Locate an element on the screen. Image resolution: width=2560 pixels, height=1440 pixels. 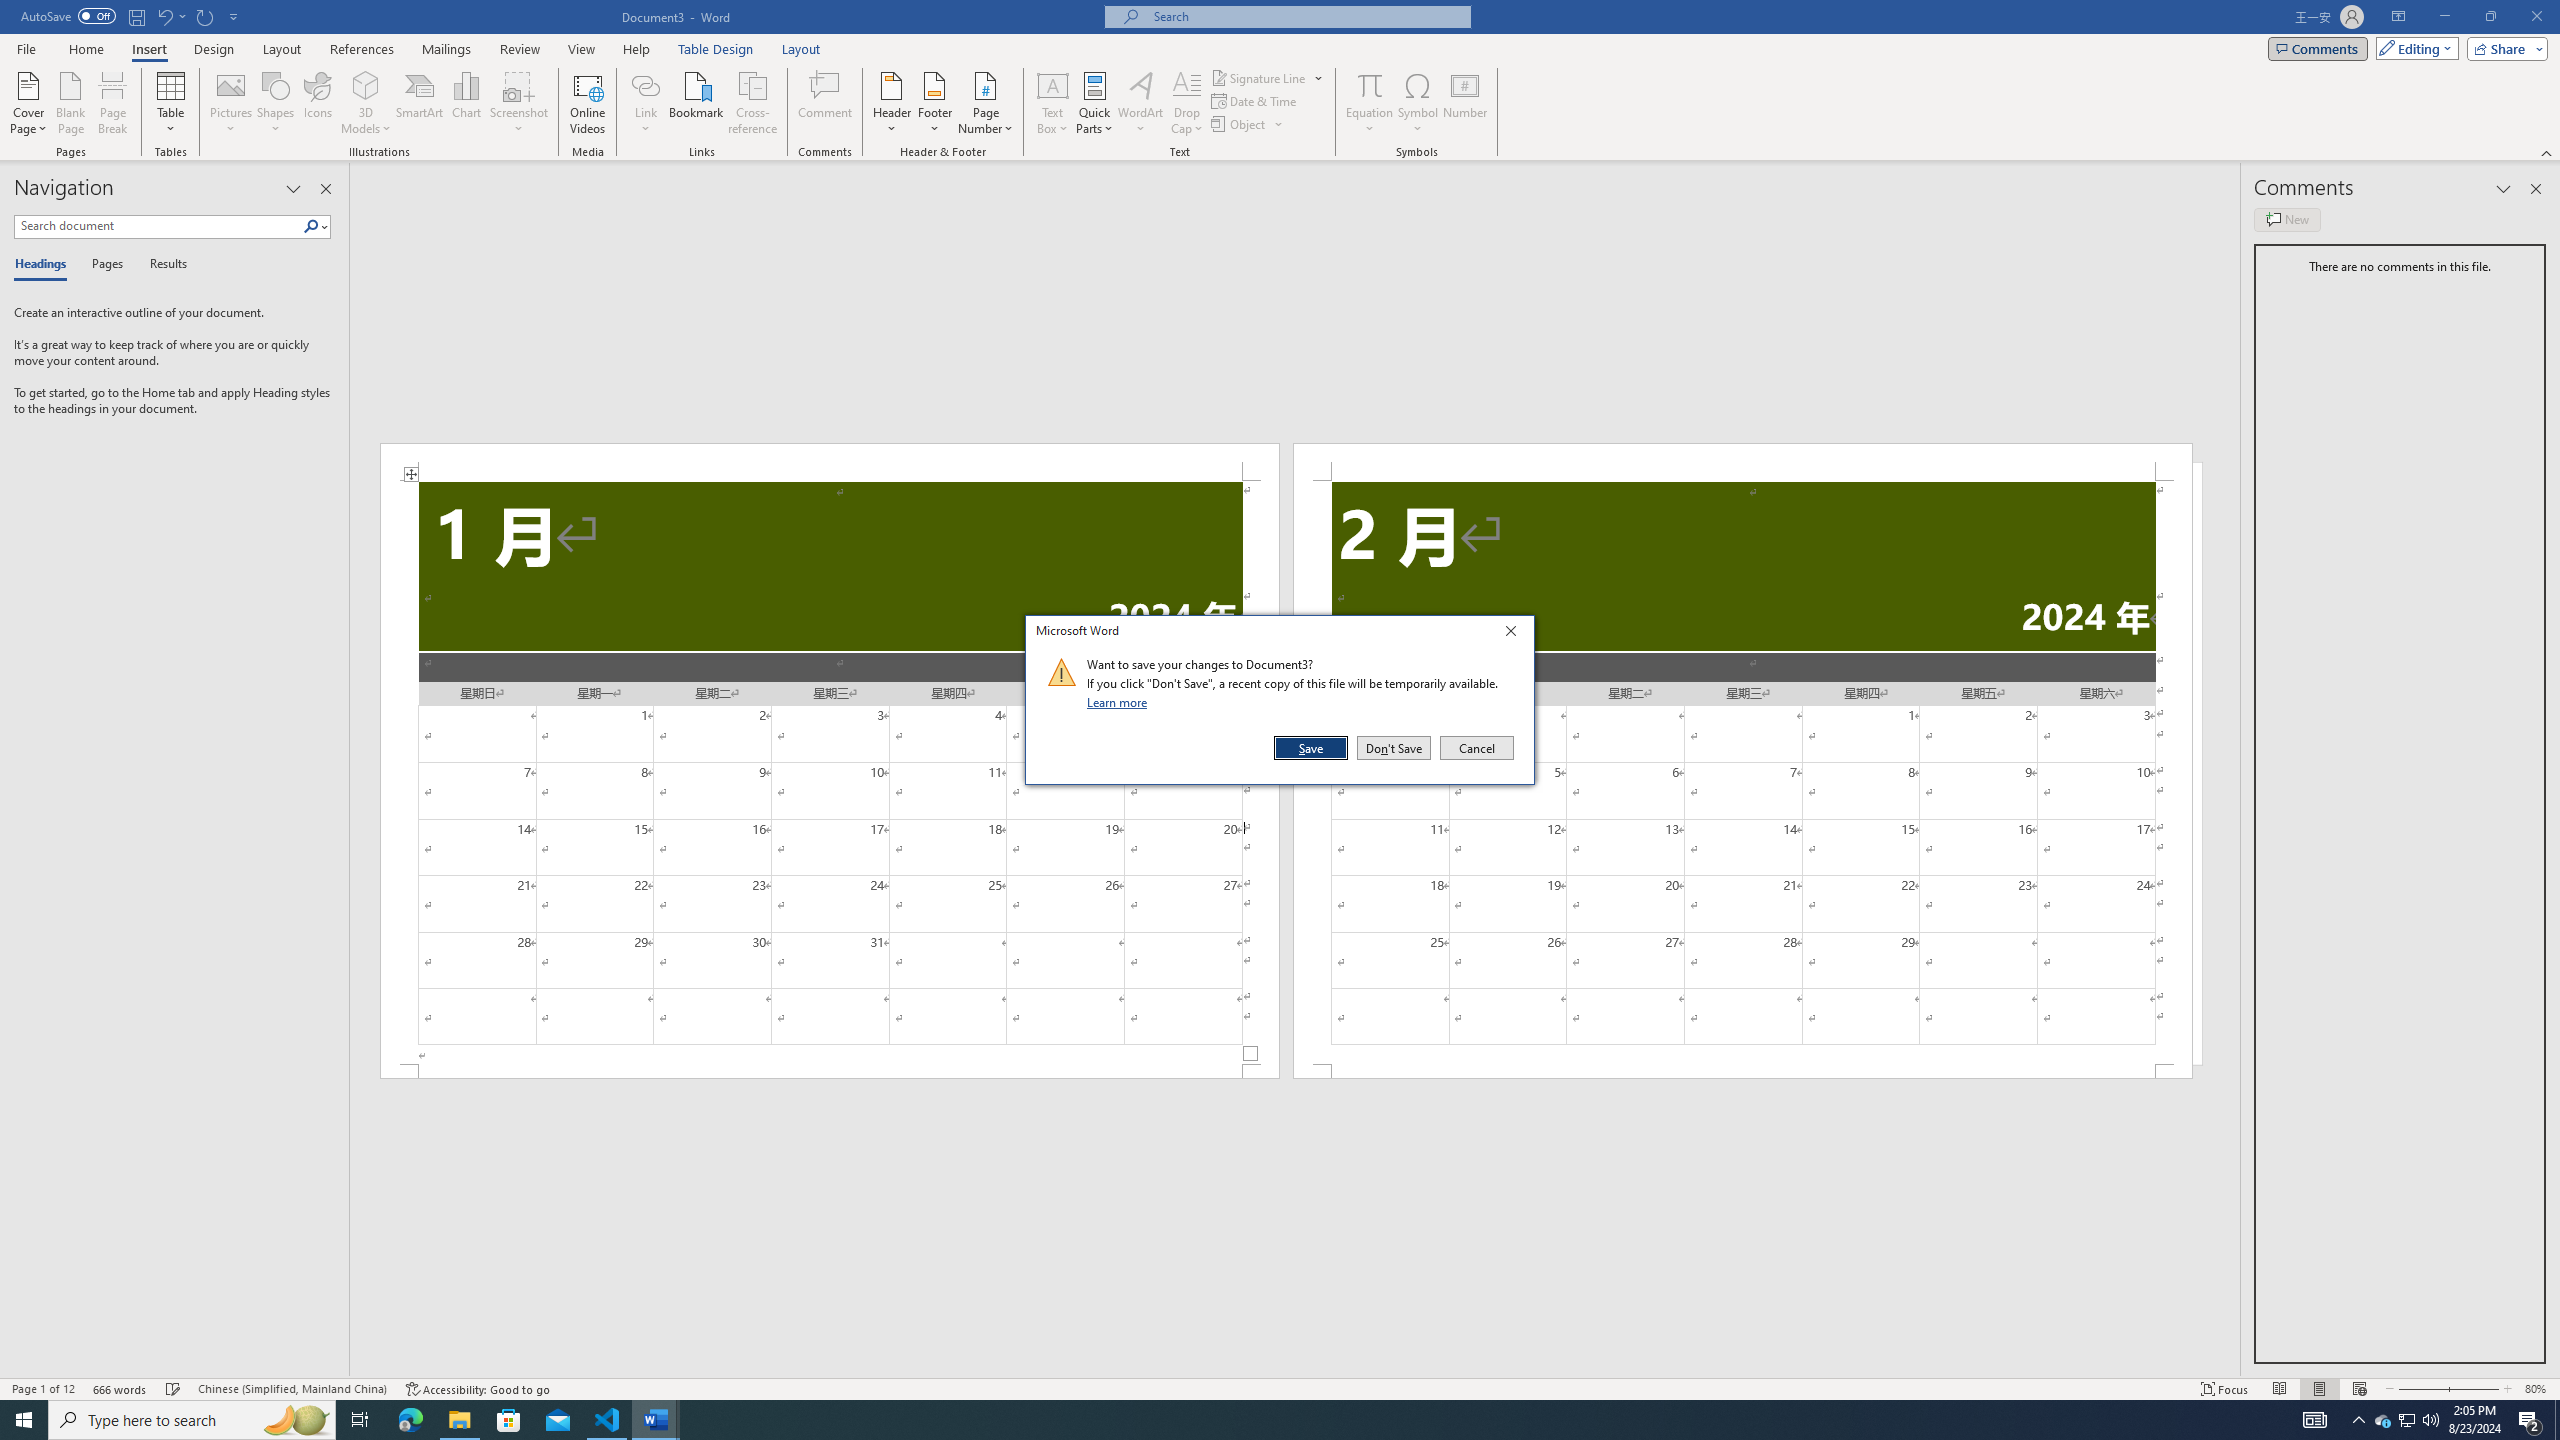
'Share' is located at coordinates (2502, 47).